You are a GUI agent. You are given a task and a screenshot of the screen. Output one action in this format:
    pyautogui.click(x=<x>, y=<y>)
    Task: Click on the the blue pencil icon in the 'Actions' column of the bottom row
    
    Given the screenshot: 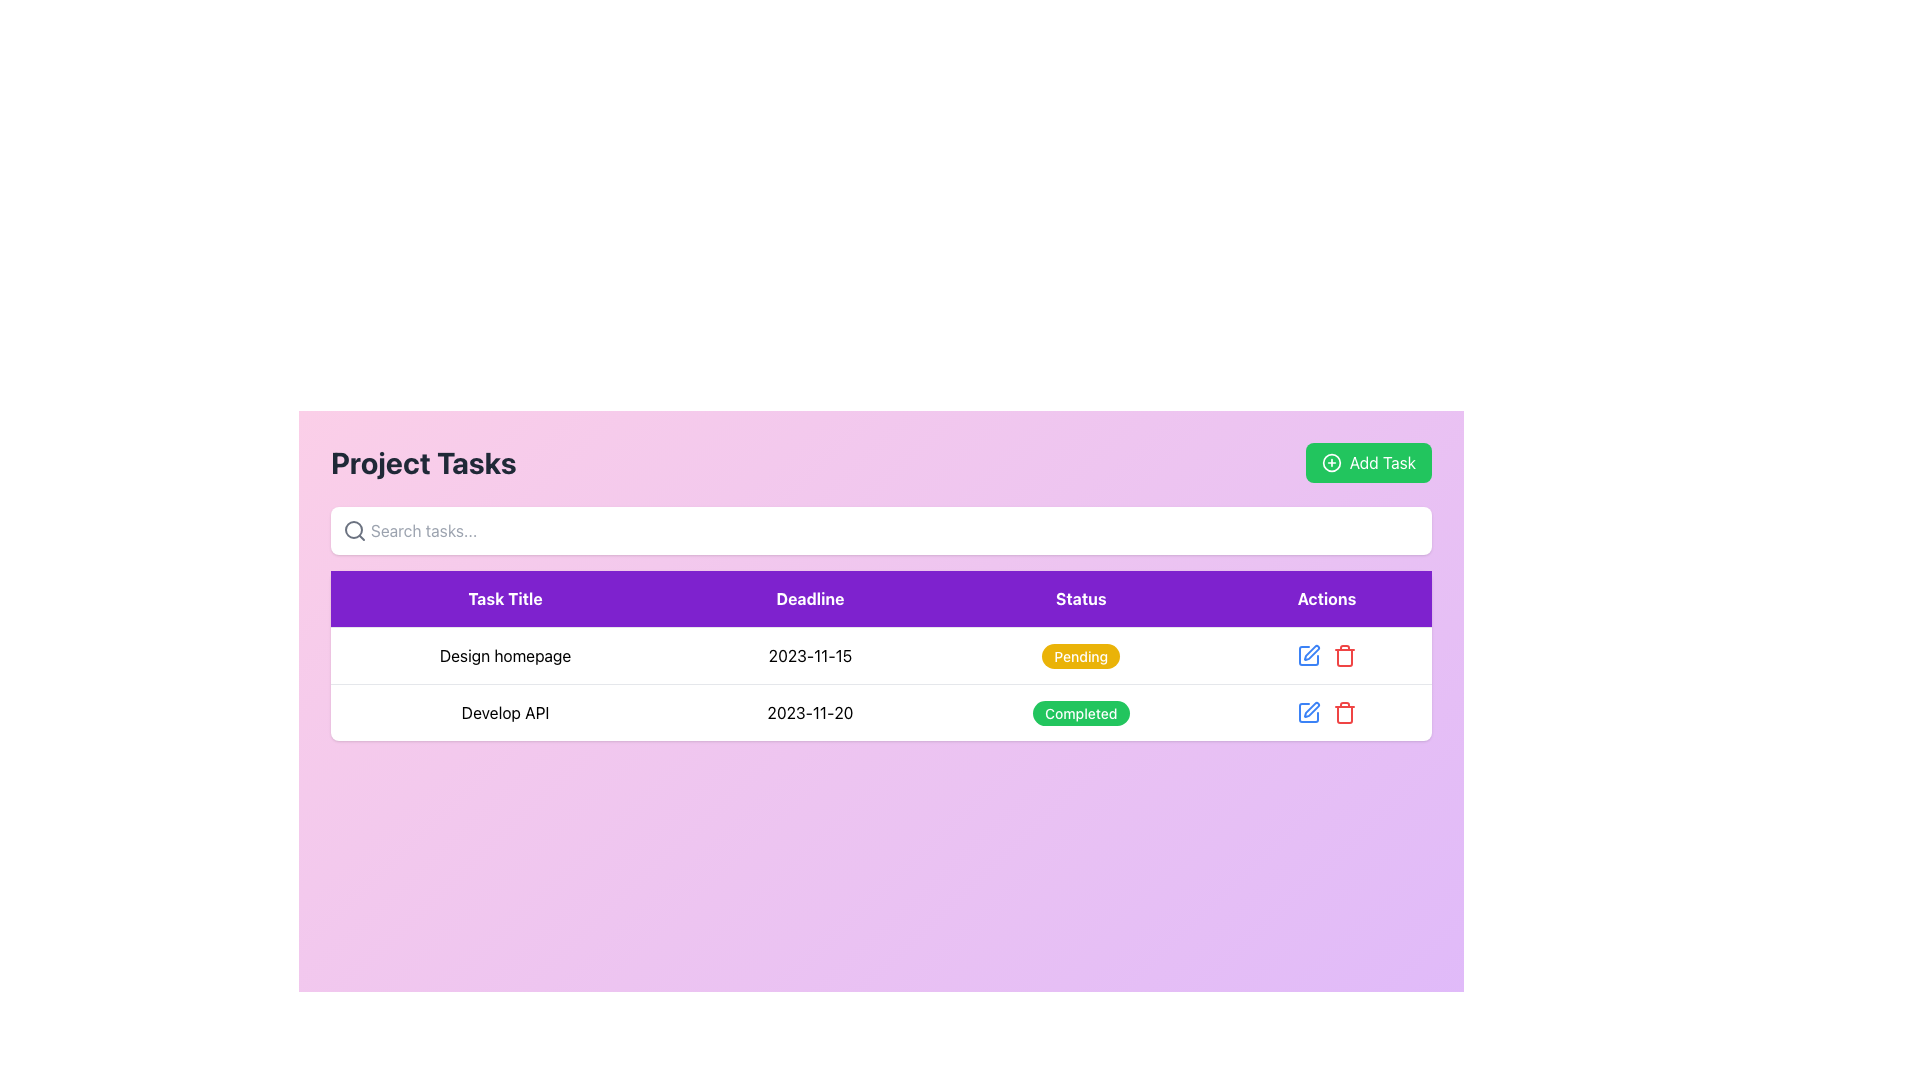 What is the action you would take?
    pyautogui.click(x=1326, y=712)
    